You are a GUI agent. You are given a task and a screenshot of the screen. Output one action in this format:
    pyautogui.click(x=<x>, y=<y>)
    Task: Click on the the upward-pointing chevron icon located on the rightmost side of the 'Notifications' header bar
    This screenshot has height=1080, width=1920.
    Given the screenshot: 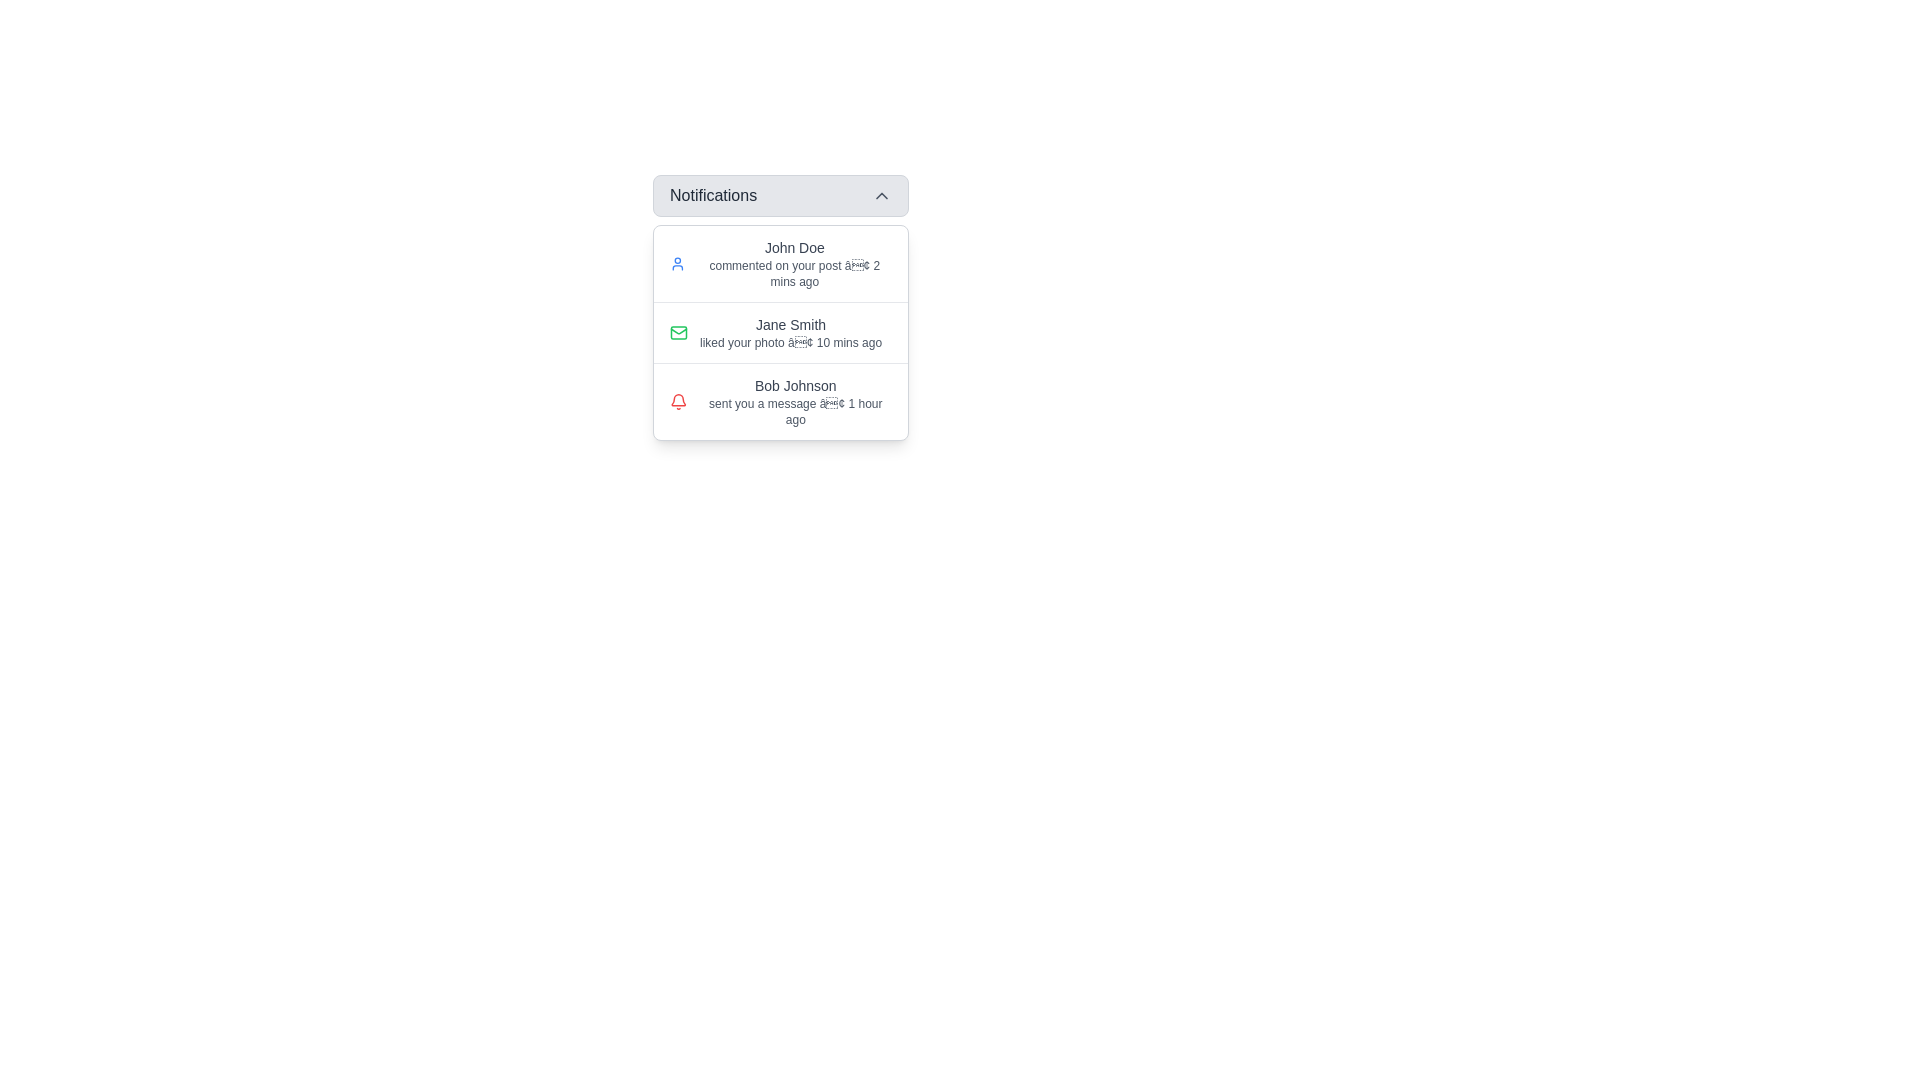 What is the action you would take?
    pyautogui.click(x=881, y=196)
    